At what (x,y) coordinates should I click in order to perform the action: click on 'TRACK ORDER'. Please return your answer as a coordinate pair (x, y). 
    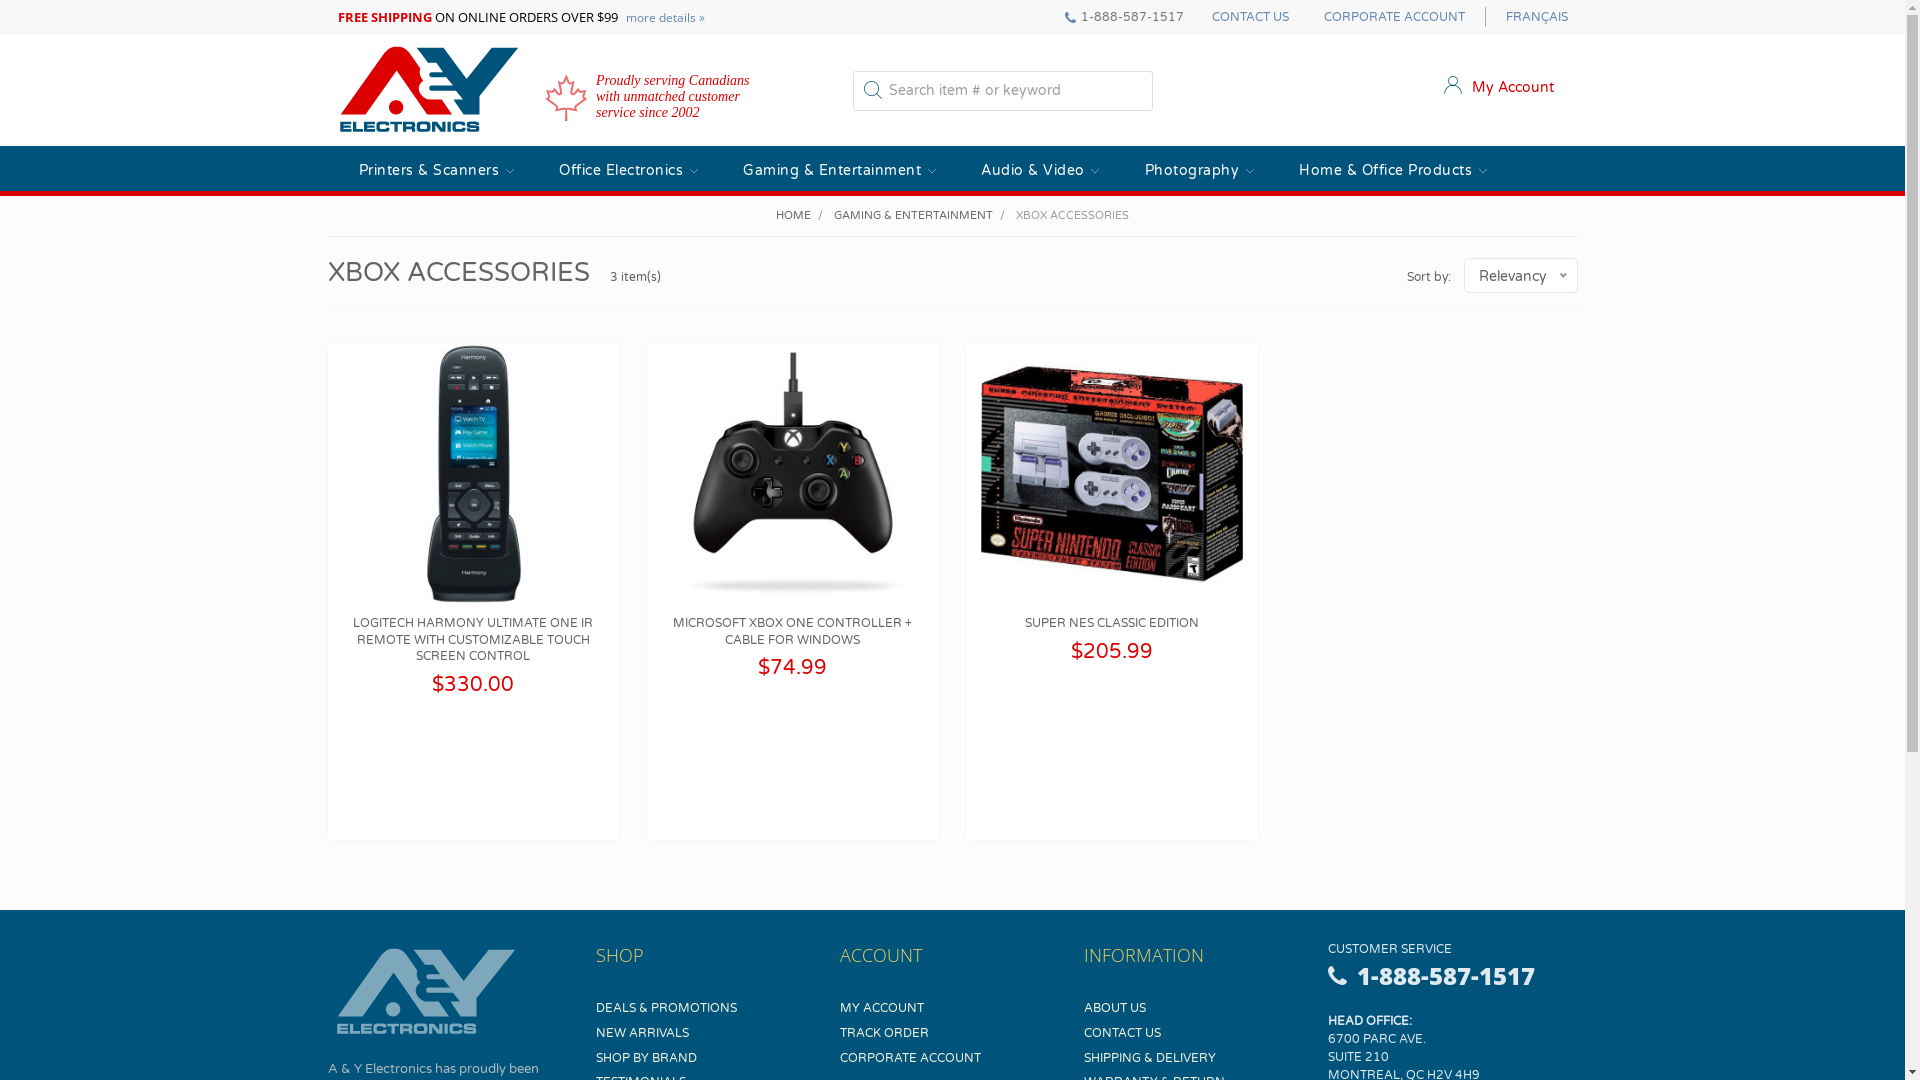
    Looking at the image, I should click on (883, 1033).